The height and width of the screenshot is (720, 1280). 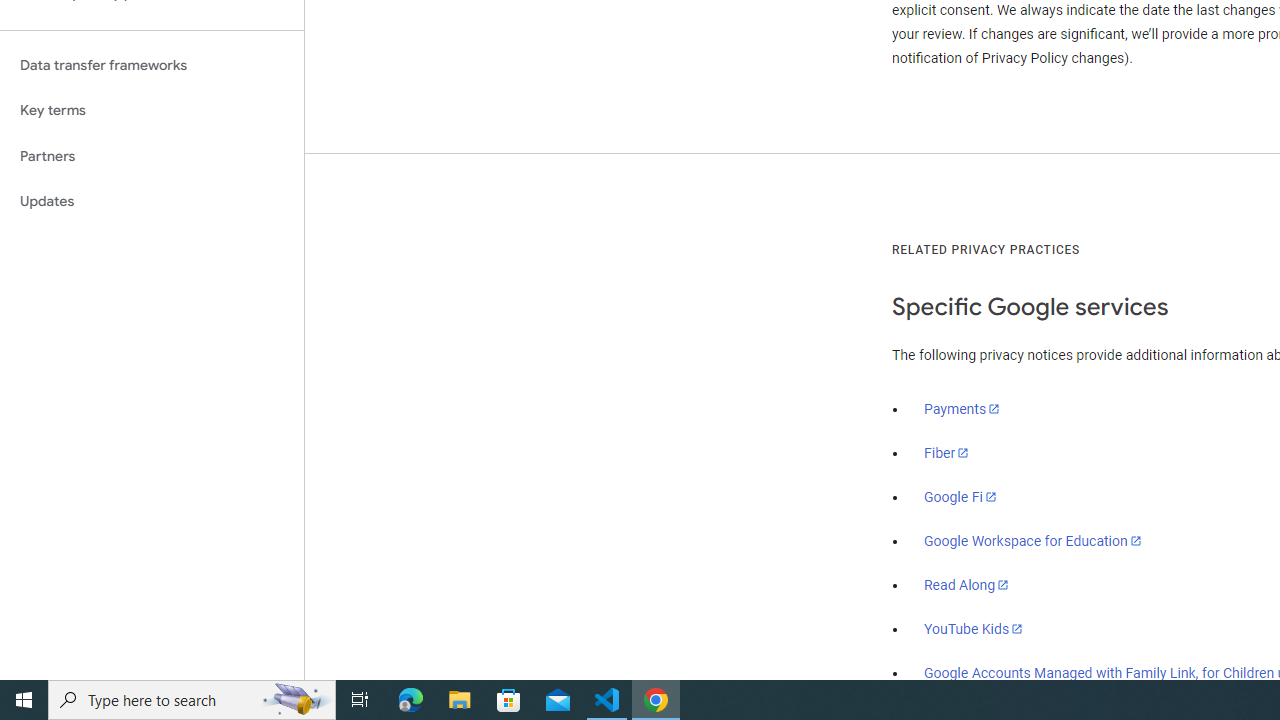 I want to click on 'Google Fi', so click(x=960, y=496).